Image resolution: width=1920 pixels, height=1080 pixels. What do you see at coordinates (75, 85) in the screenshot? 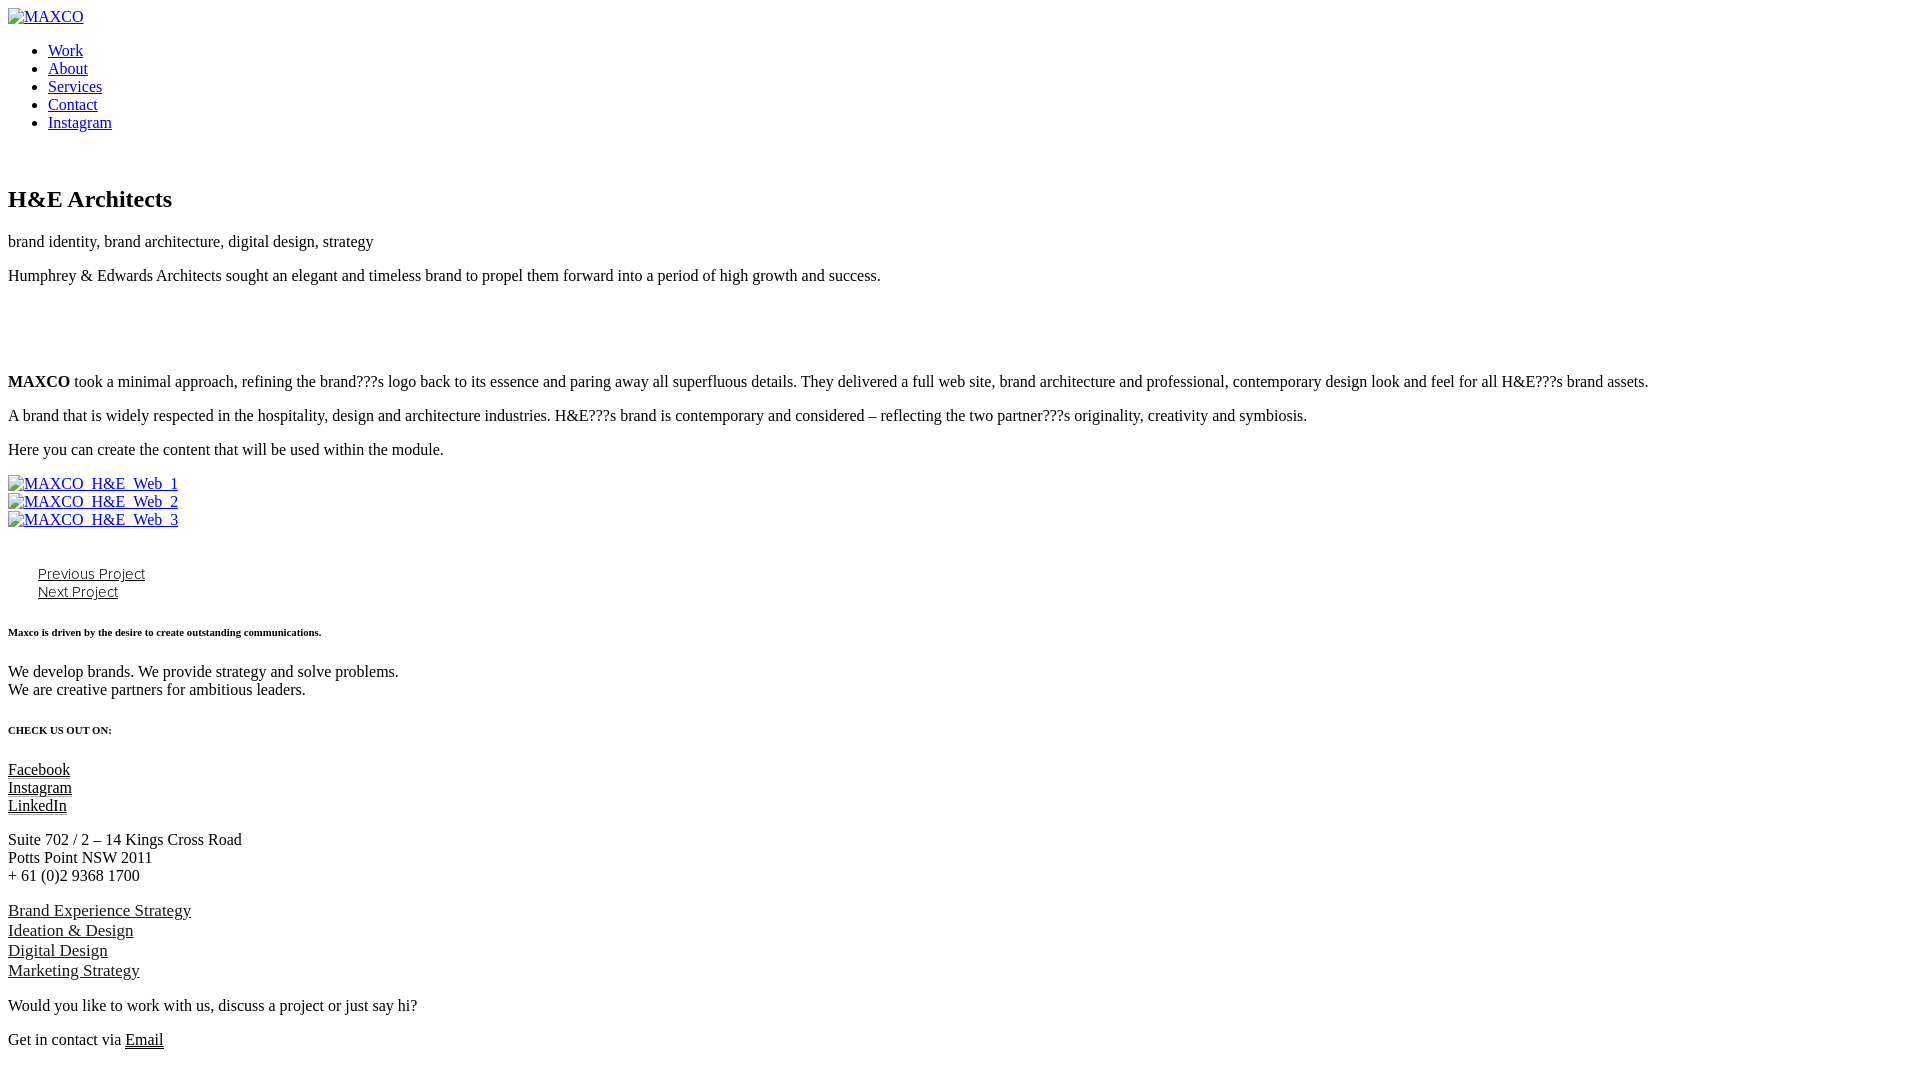
I see `'Services'` at bounding box center [75, 85].